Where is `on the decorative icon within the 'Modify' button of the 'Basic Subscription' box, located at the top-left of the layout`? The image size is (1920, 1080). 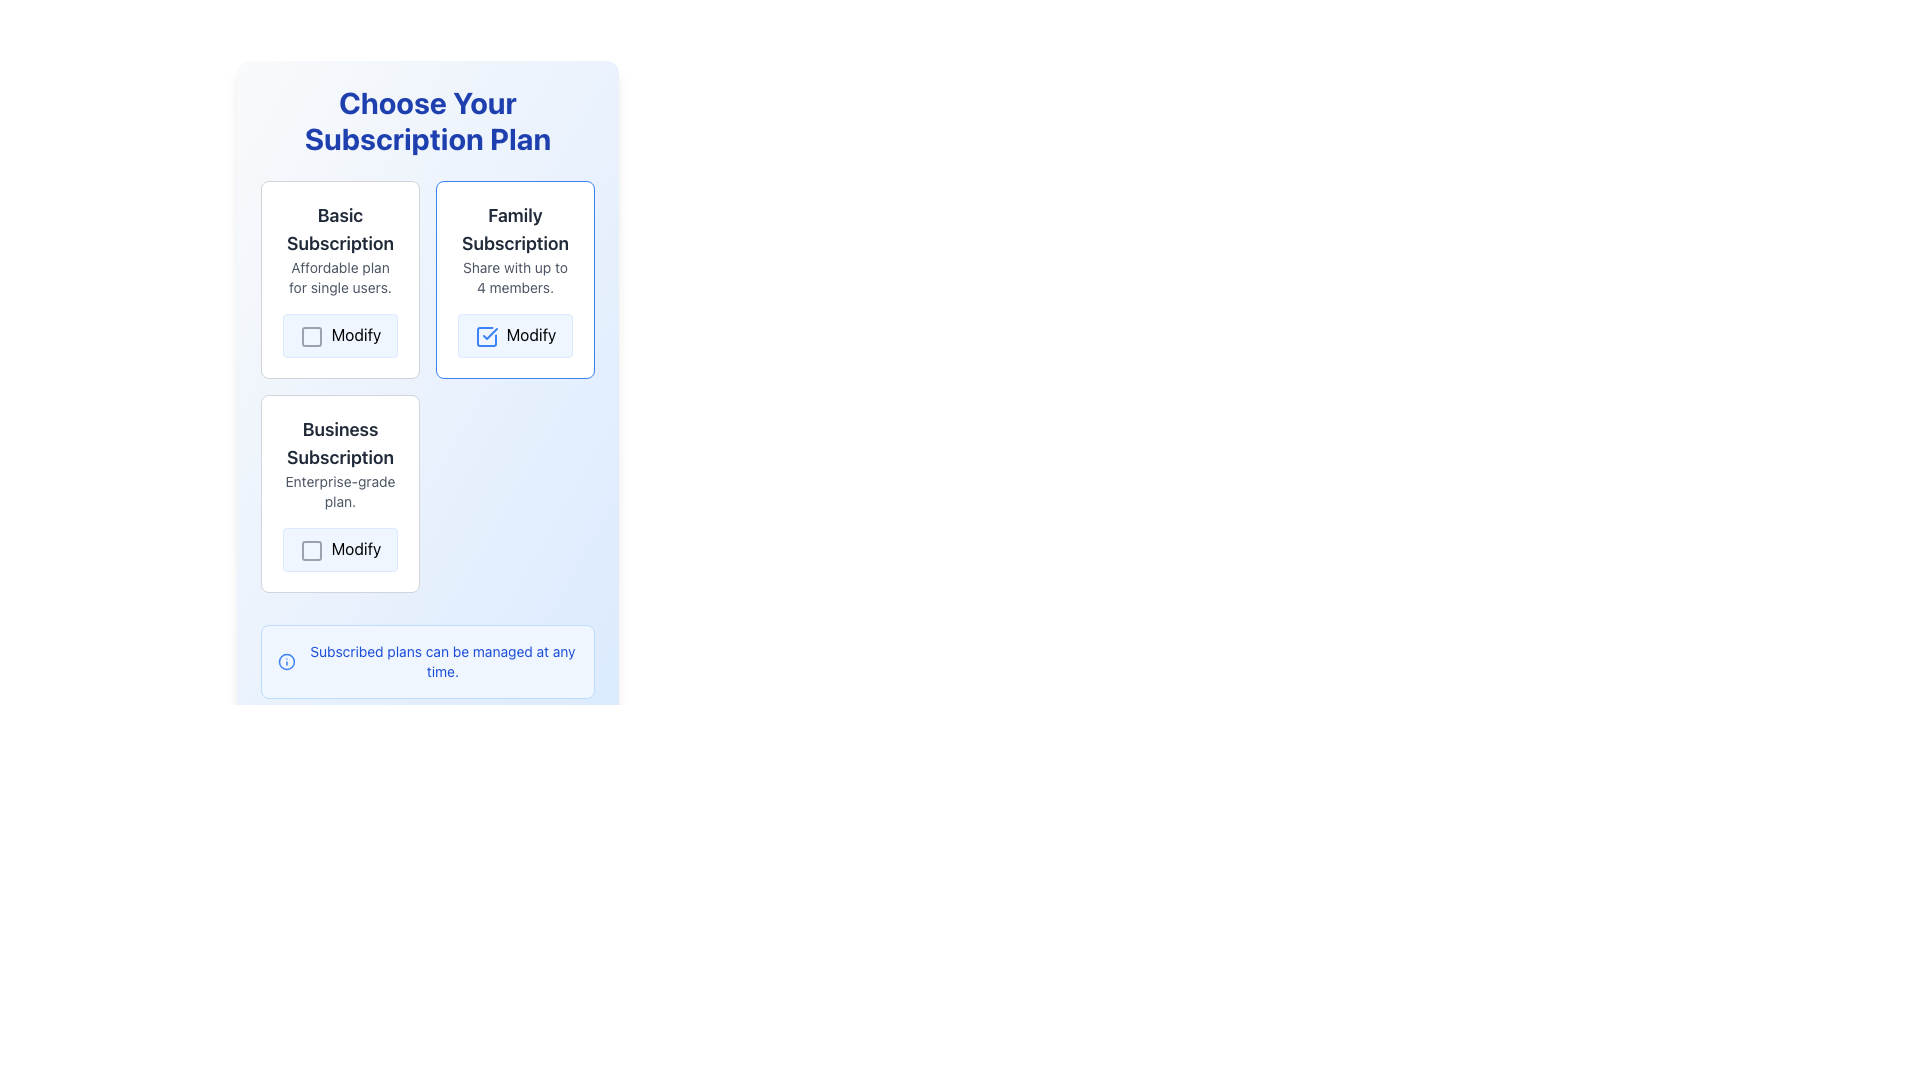
on the decorative icon within the 'Modify' button of the 'Basic Subscription' box, located at the top-left of the layout is located at coordinates (310, 335).